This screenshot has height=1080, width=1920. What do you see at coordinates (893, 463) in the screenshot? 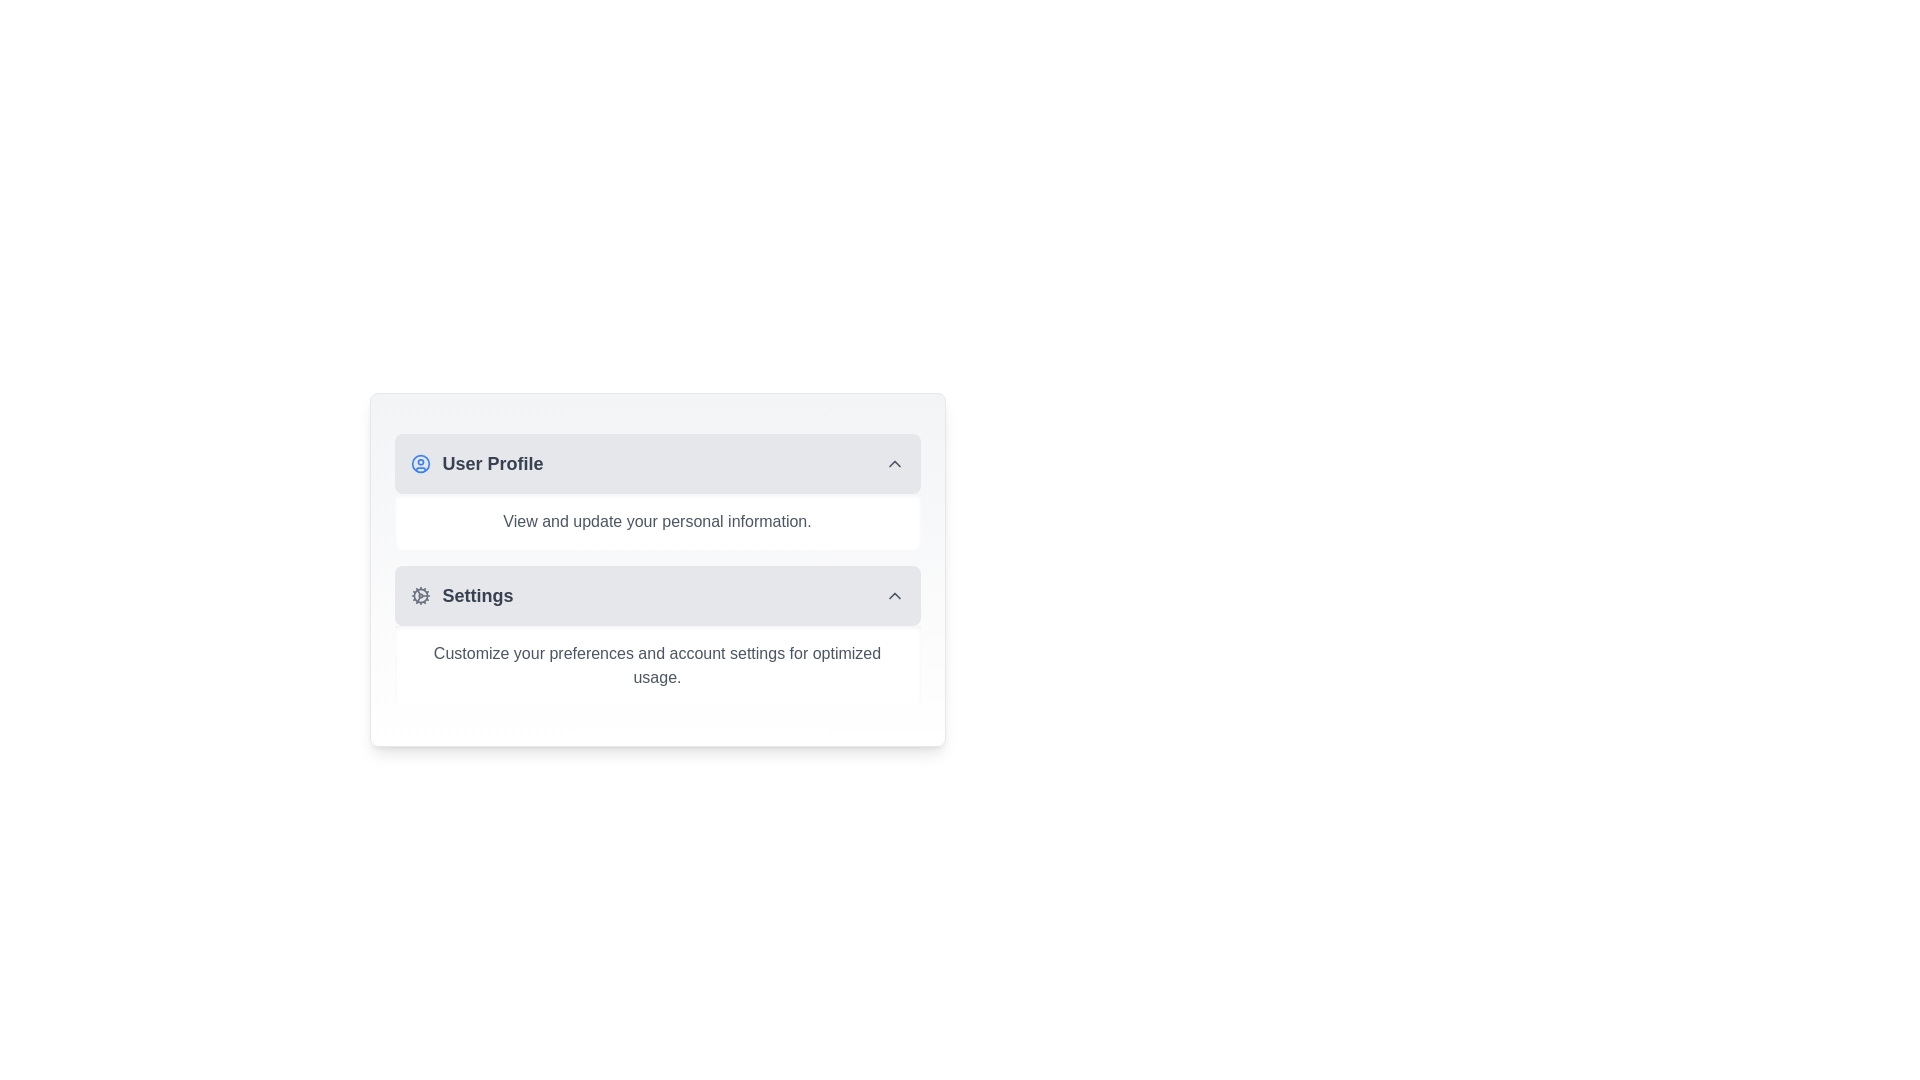
I see `the Chevron-Up icon located at the far right side of the 'User Profile' header section` at bounding box center [893, 463].